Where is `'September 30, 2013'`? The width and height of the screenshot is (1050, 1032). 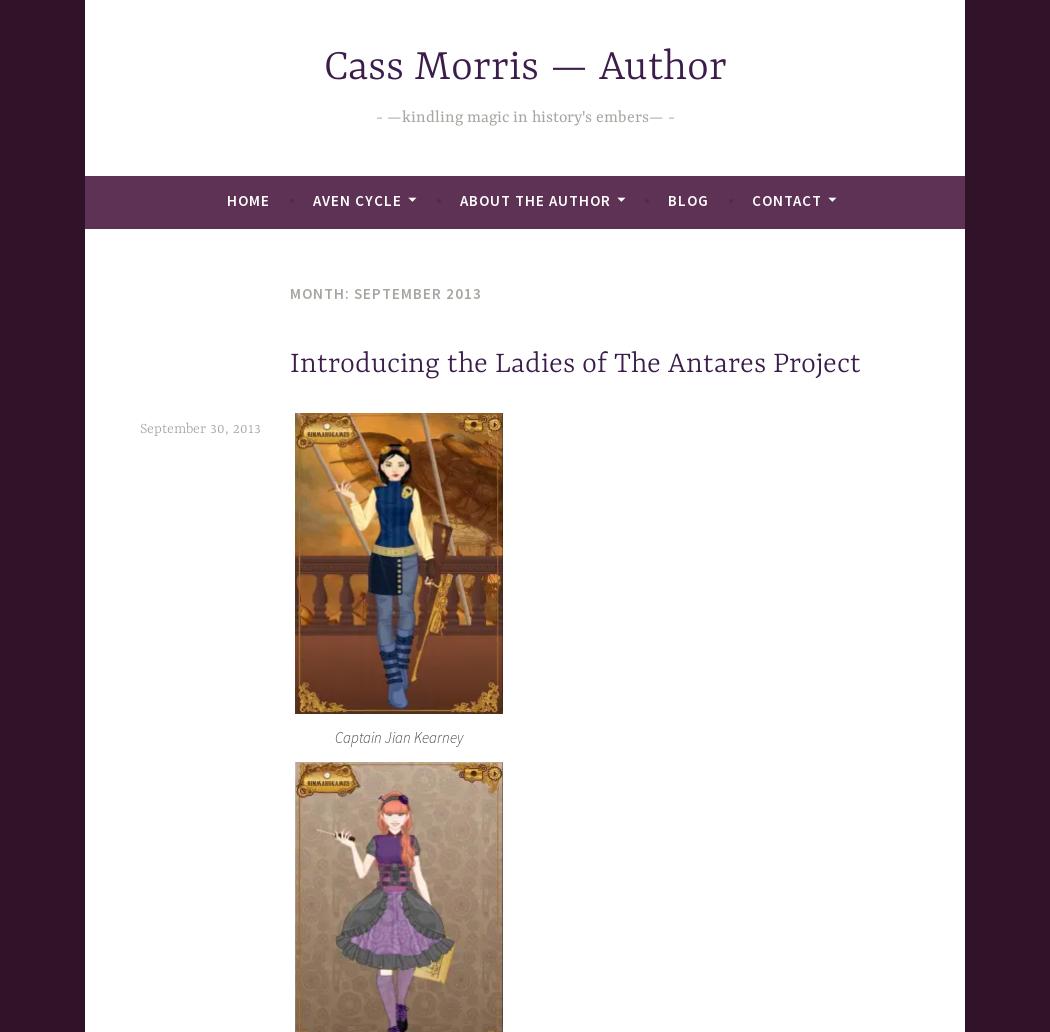 'September 30, 2013' is located at coordinates (199, 428).